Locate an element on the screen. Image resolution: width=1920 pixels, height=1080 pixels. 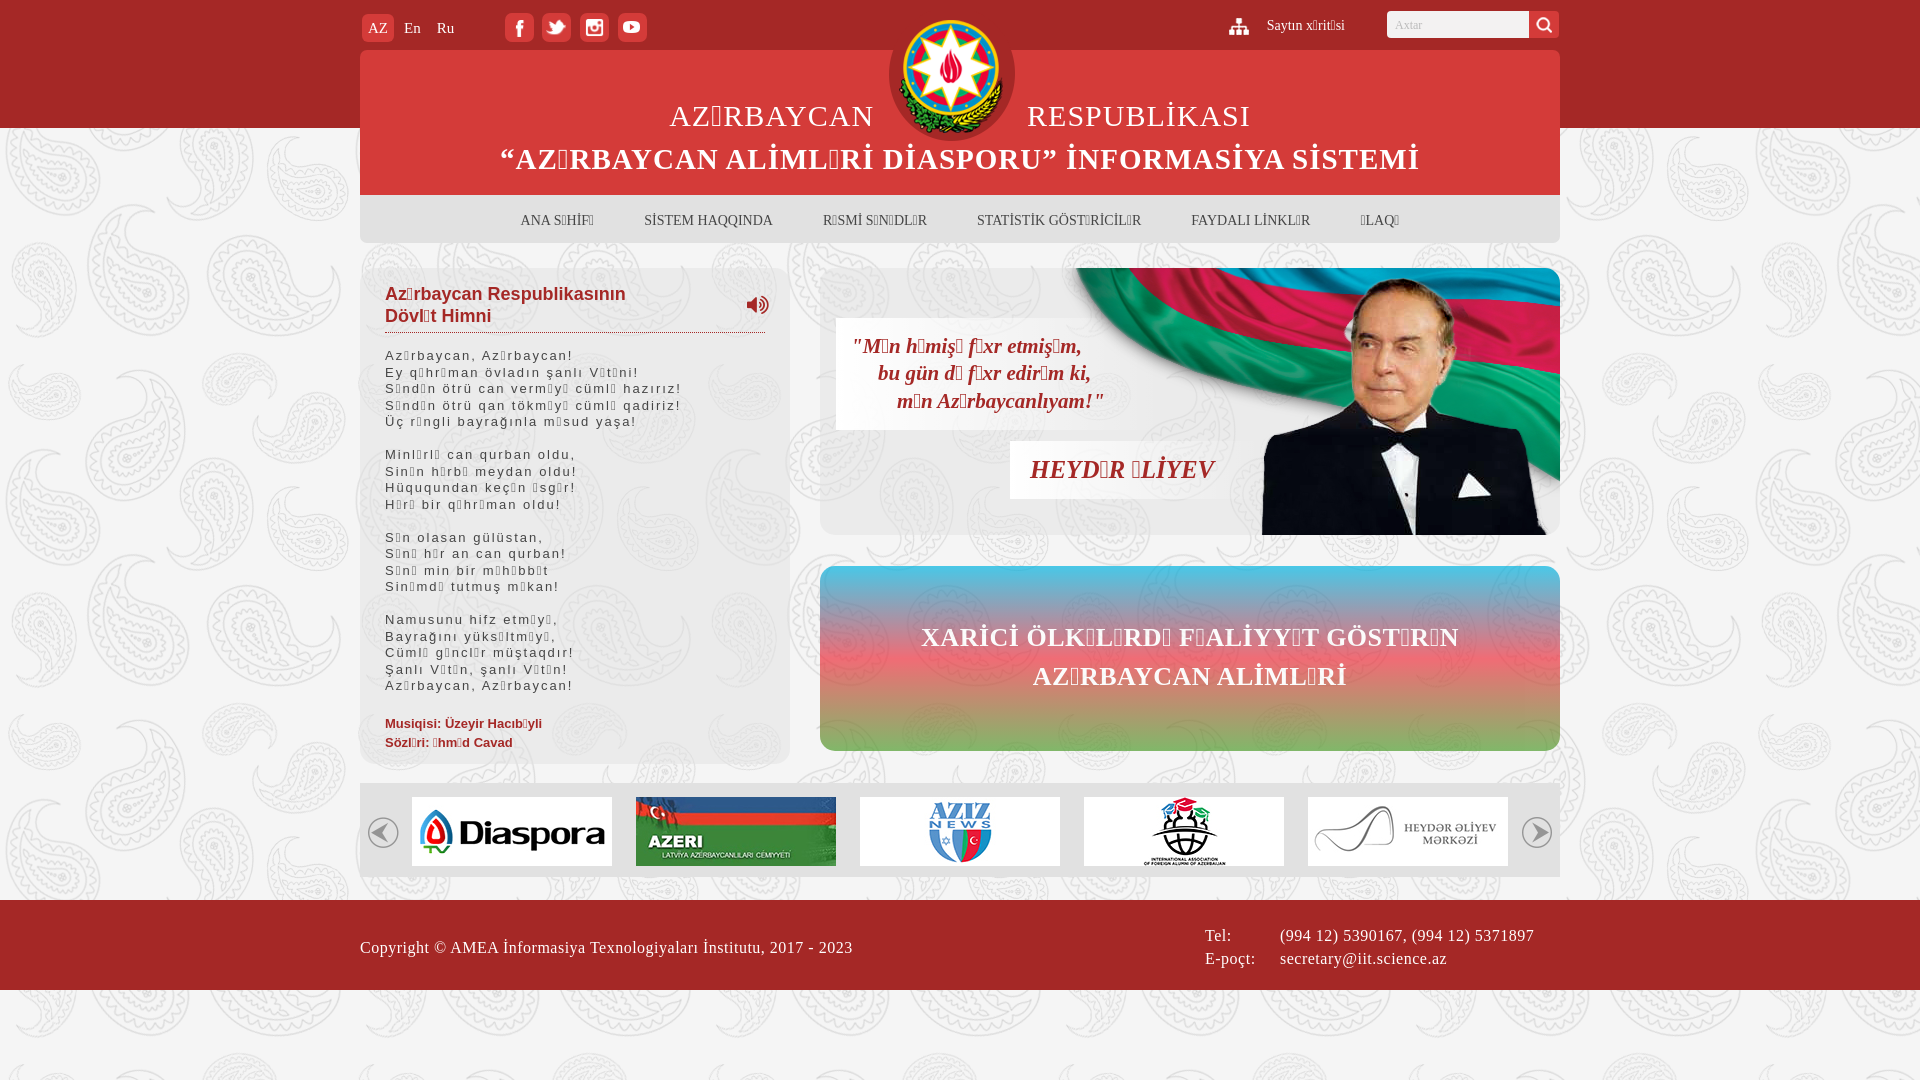
'AZ' is located at coordinates (361, 27).